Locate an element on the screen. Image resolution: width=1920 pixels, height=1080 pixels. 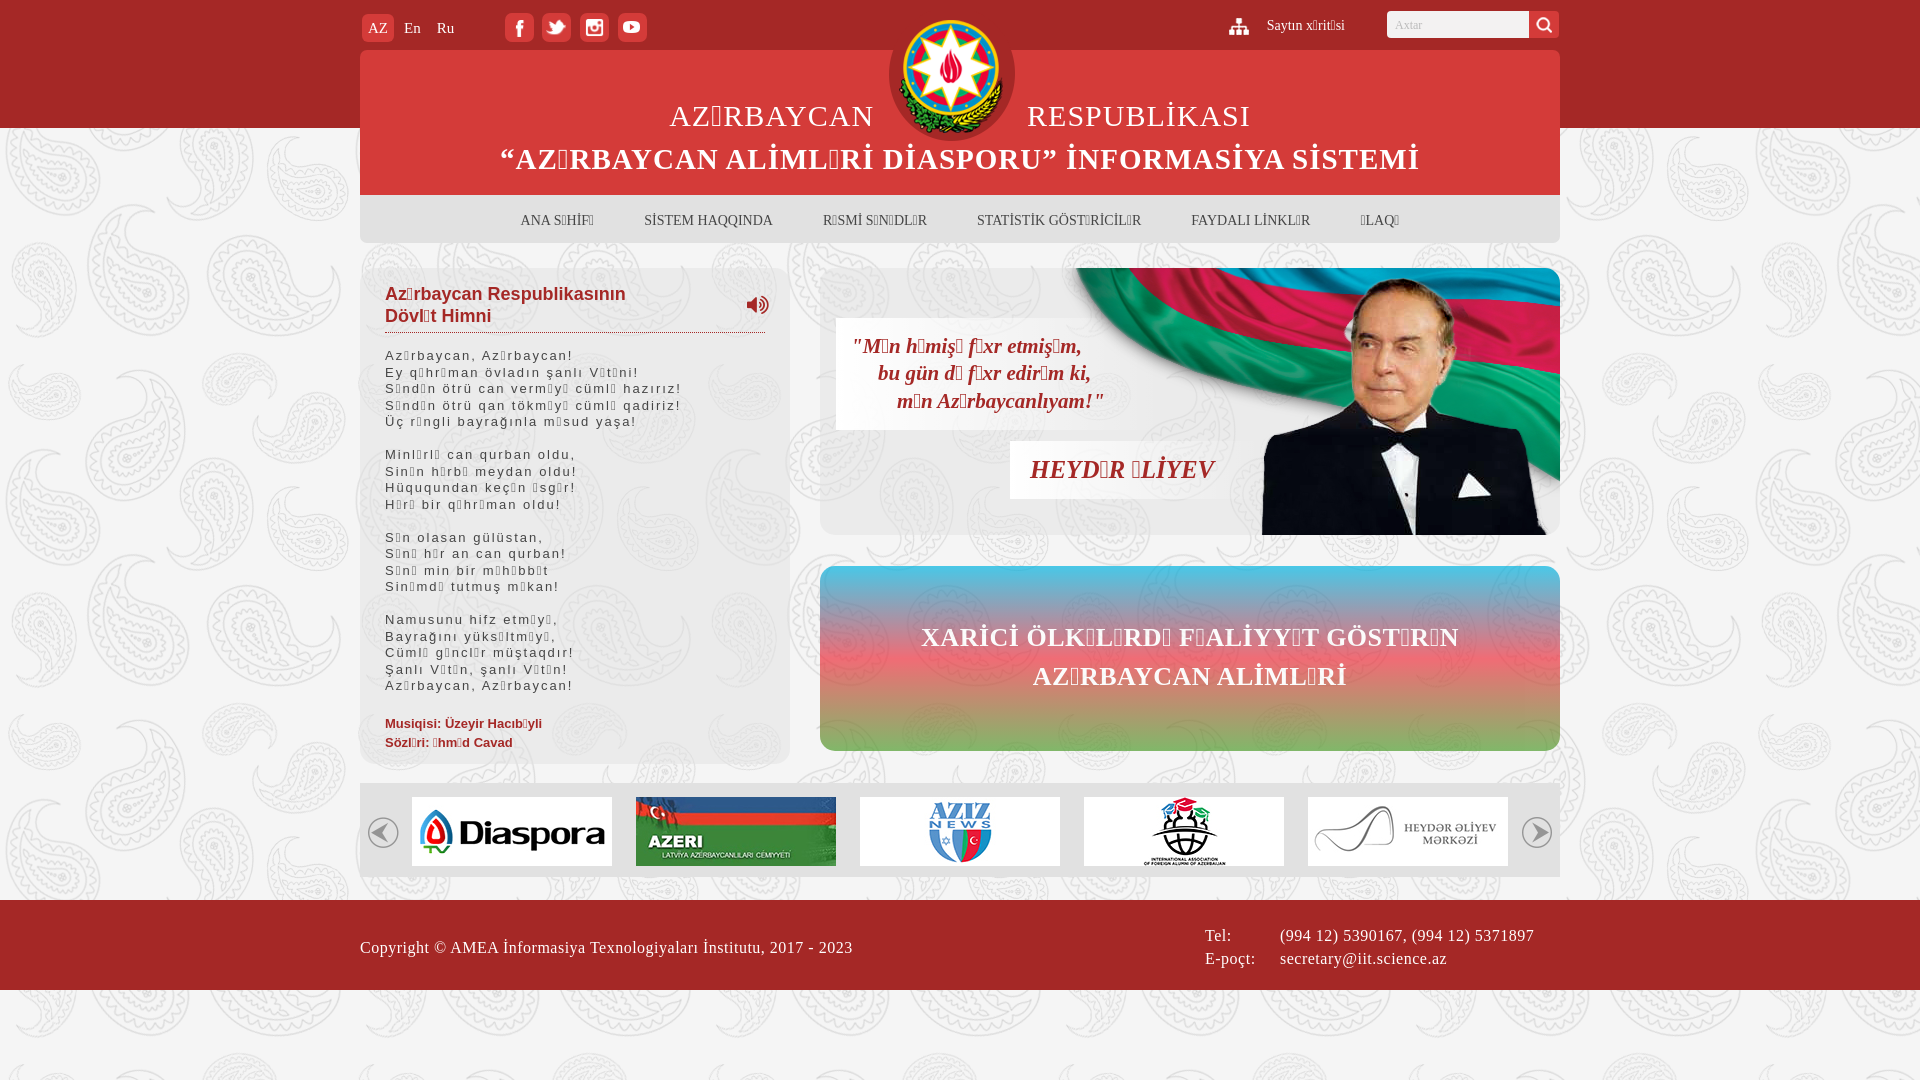
'AZ' is located at coordinates (361, 27).